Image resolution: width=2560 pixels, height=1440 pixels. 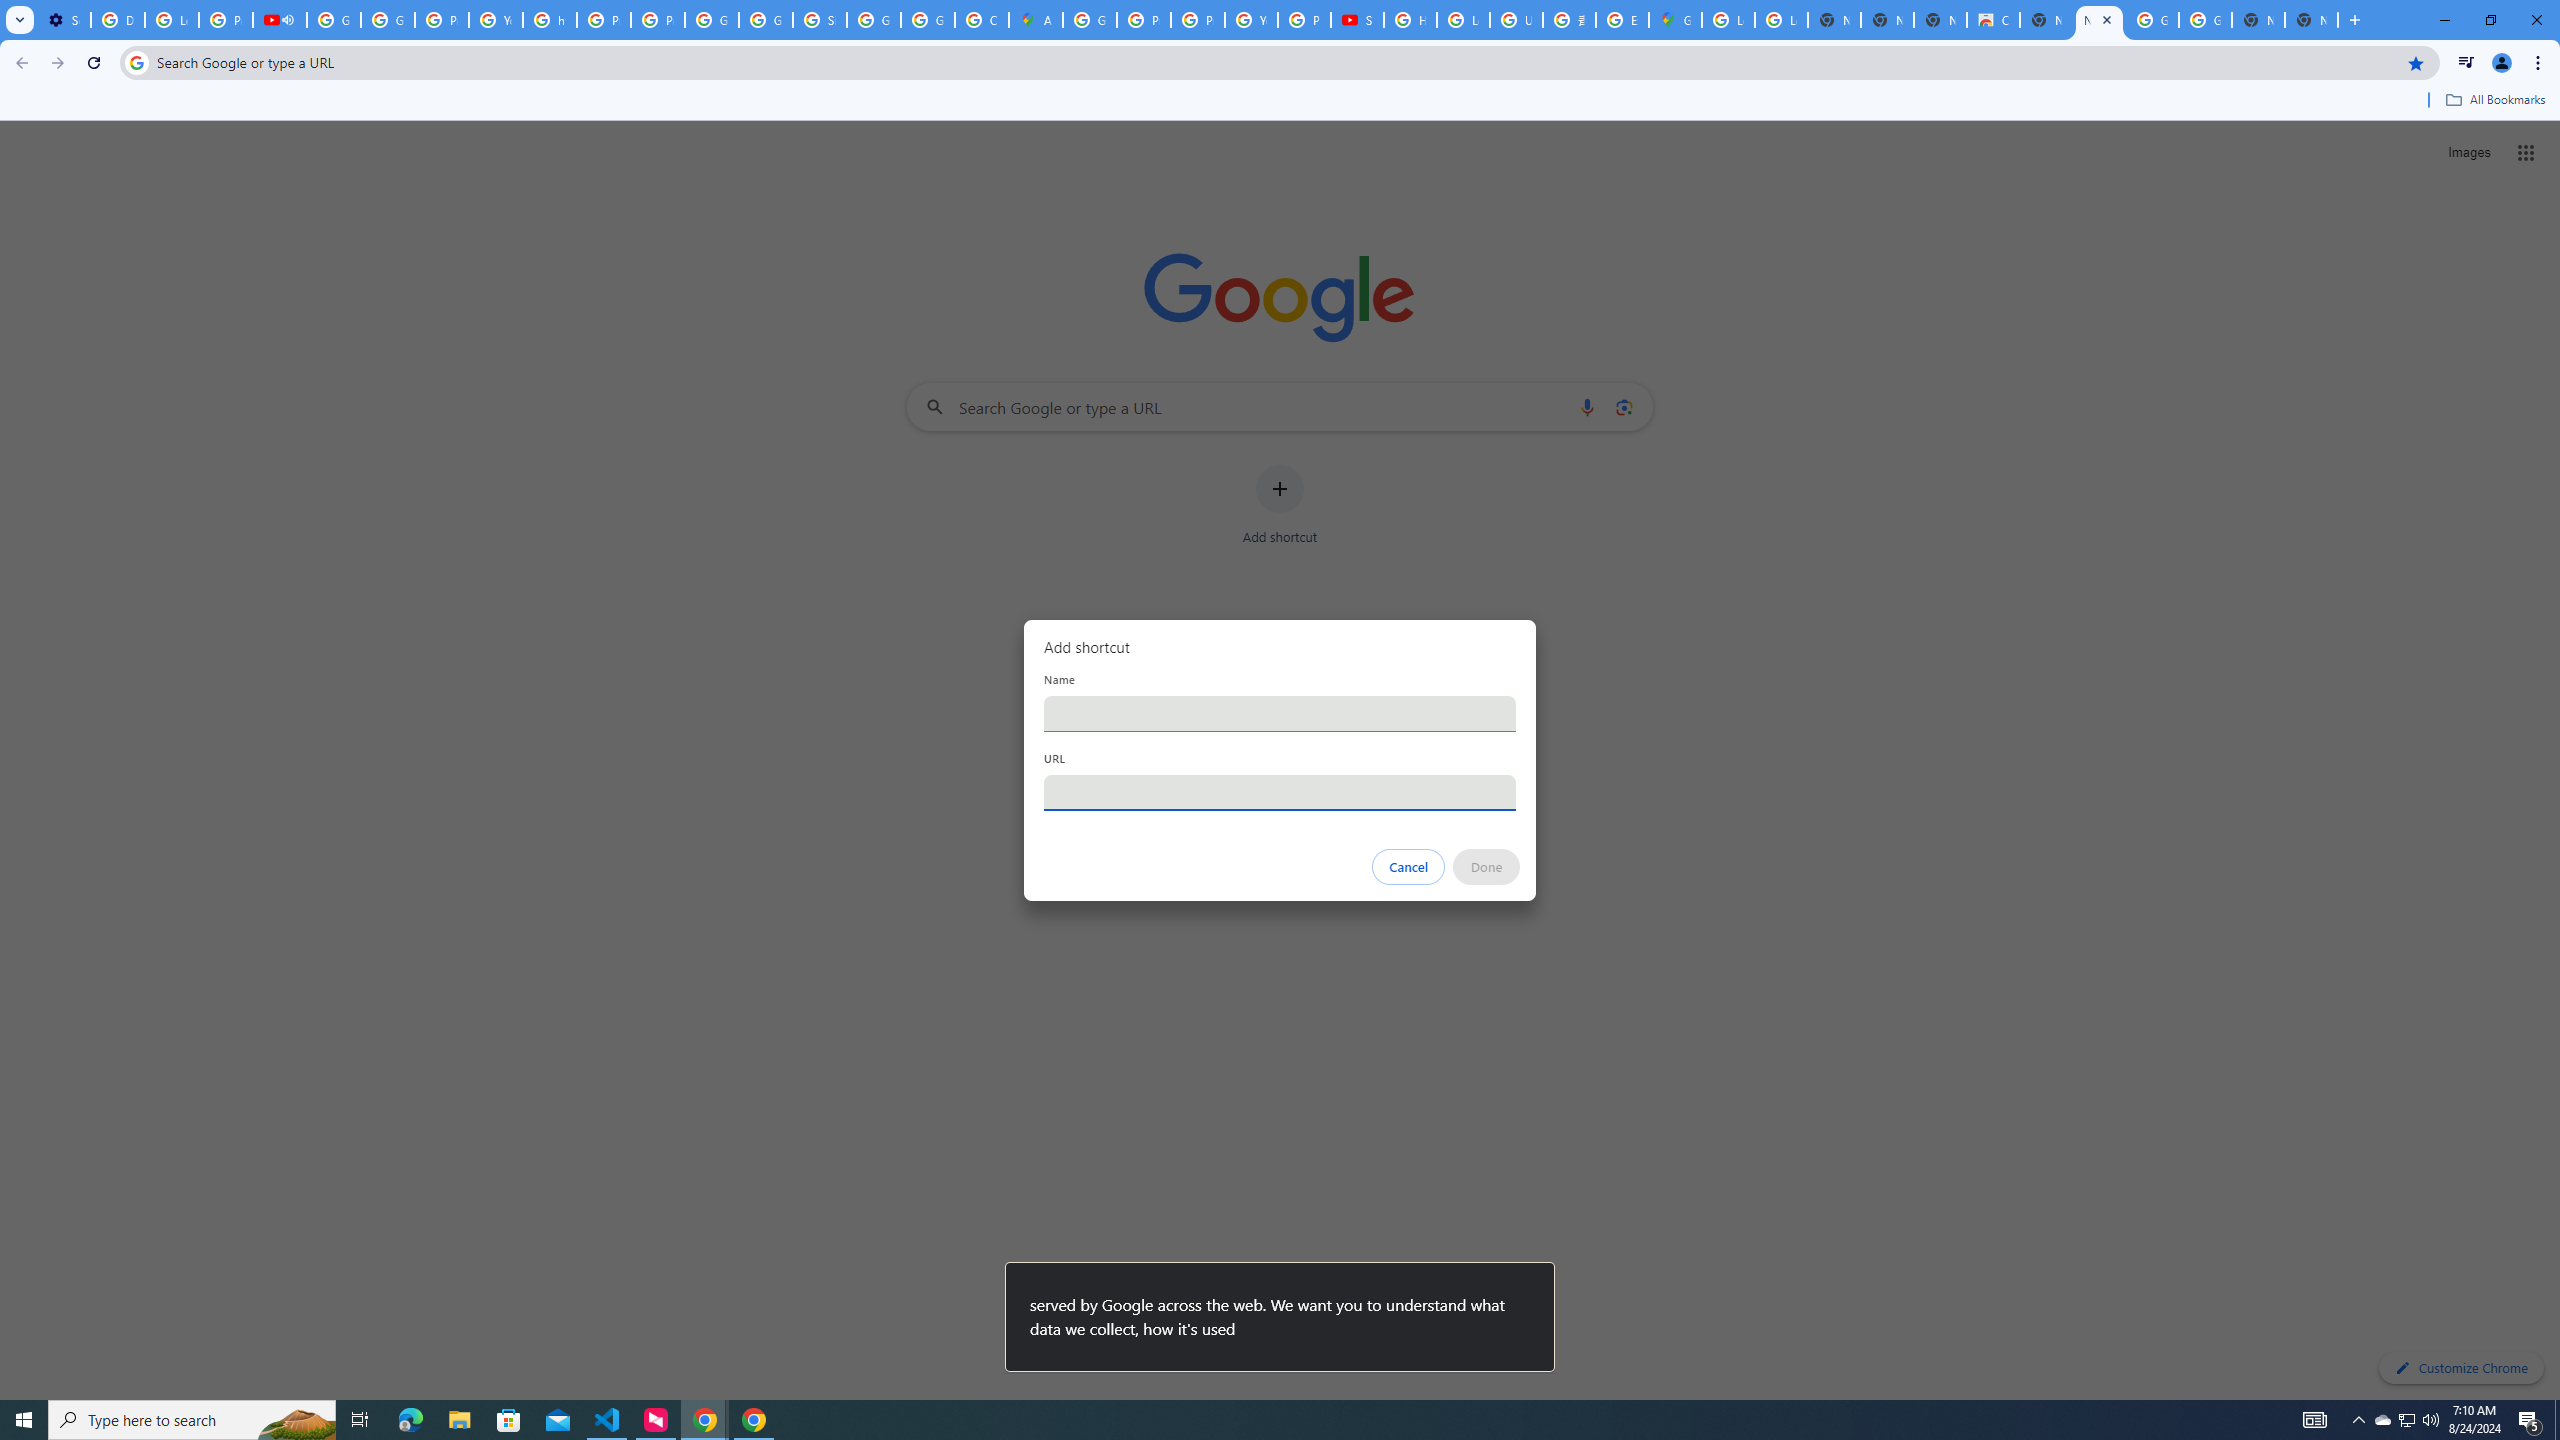 I want to click on 'Name', so click(x=1280, y=712).